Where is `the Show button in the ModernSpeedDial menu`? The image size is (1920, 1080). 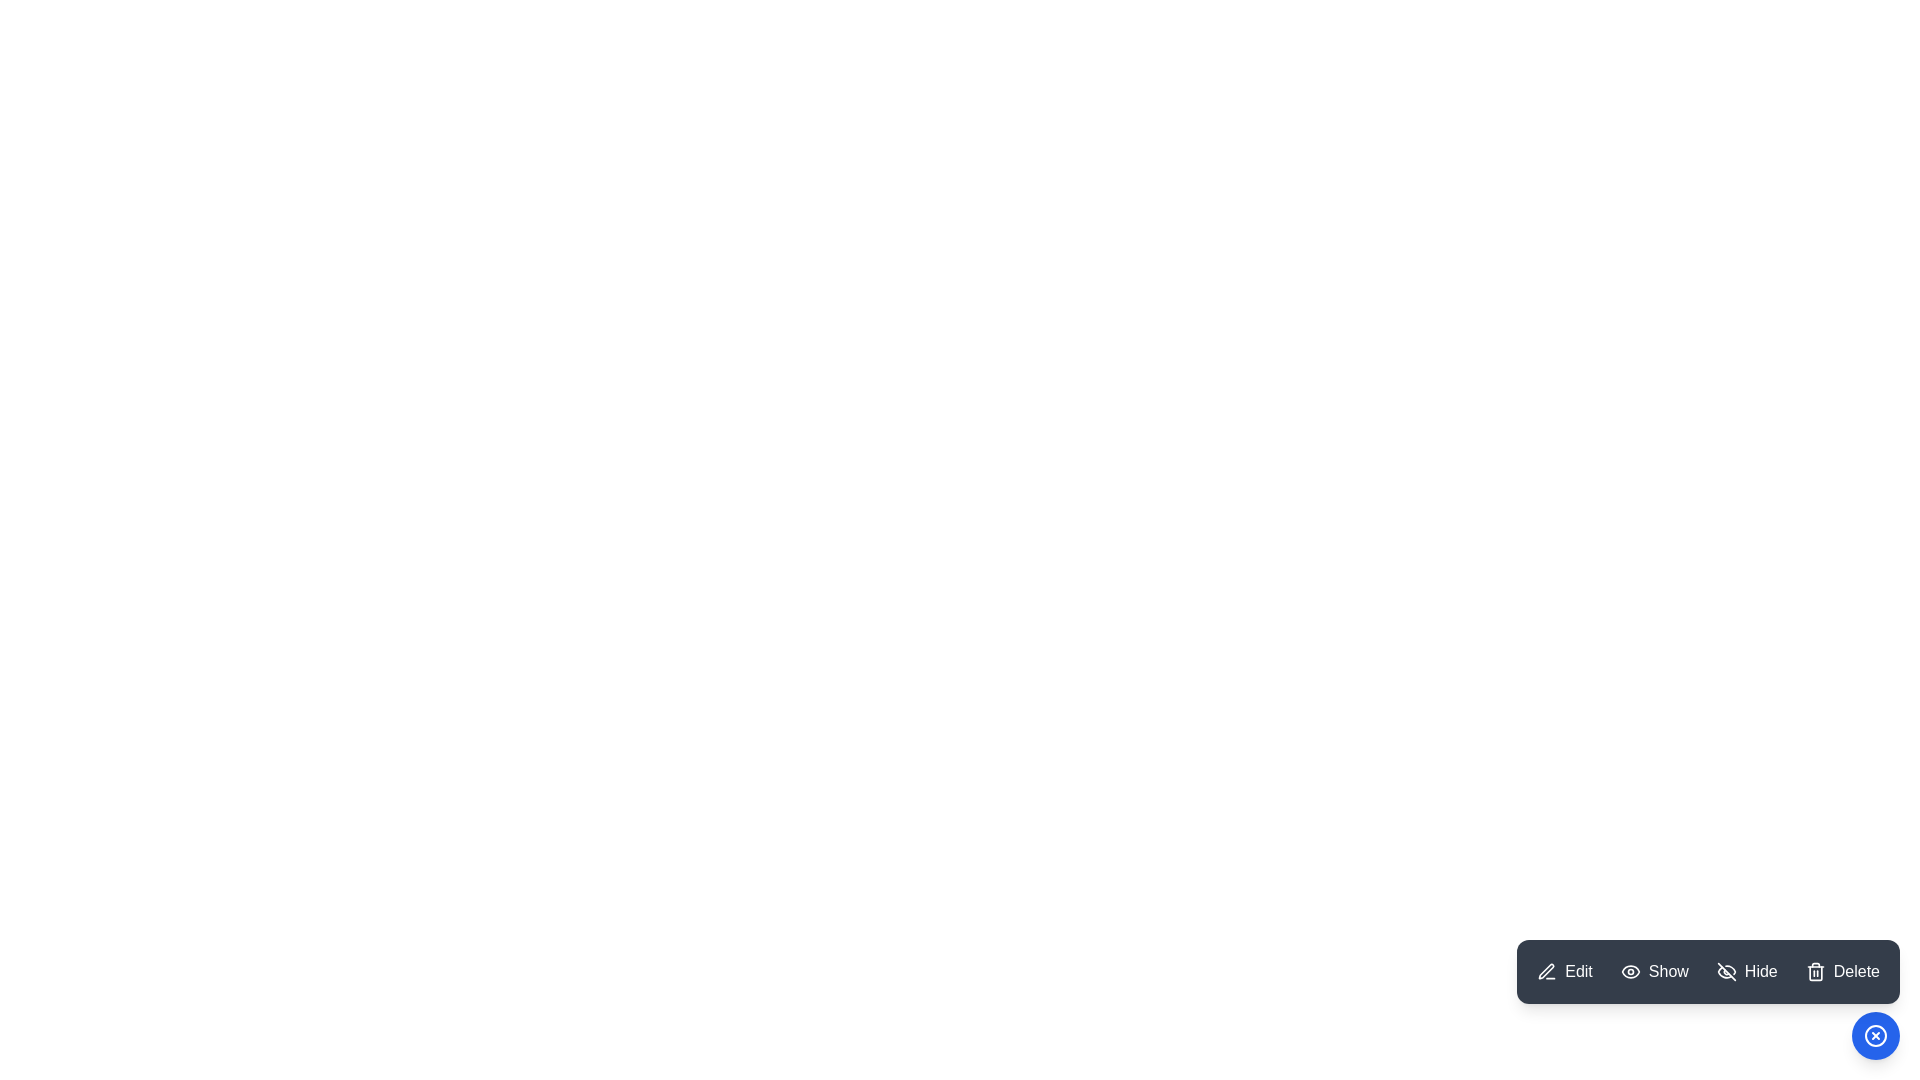 the Show button in the ModernSpeedDial menu is located at coordinates (1654, 971).